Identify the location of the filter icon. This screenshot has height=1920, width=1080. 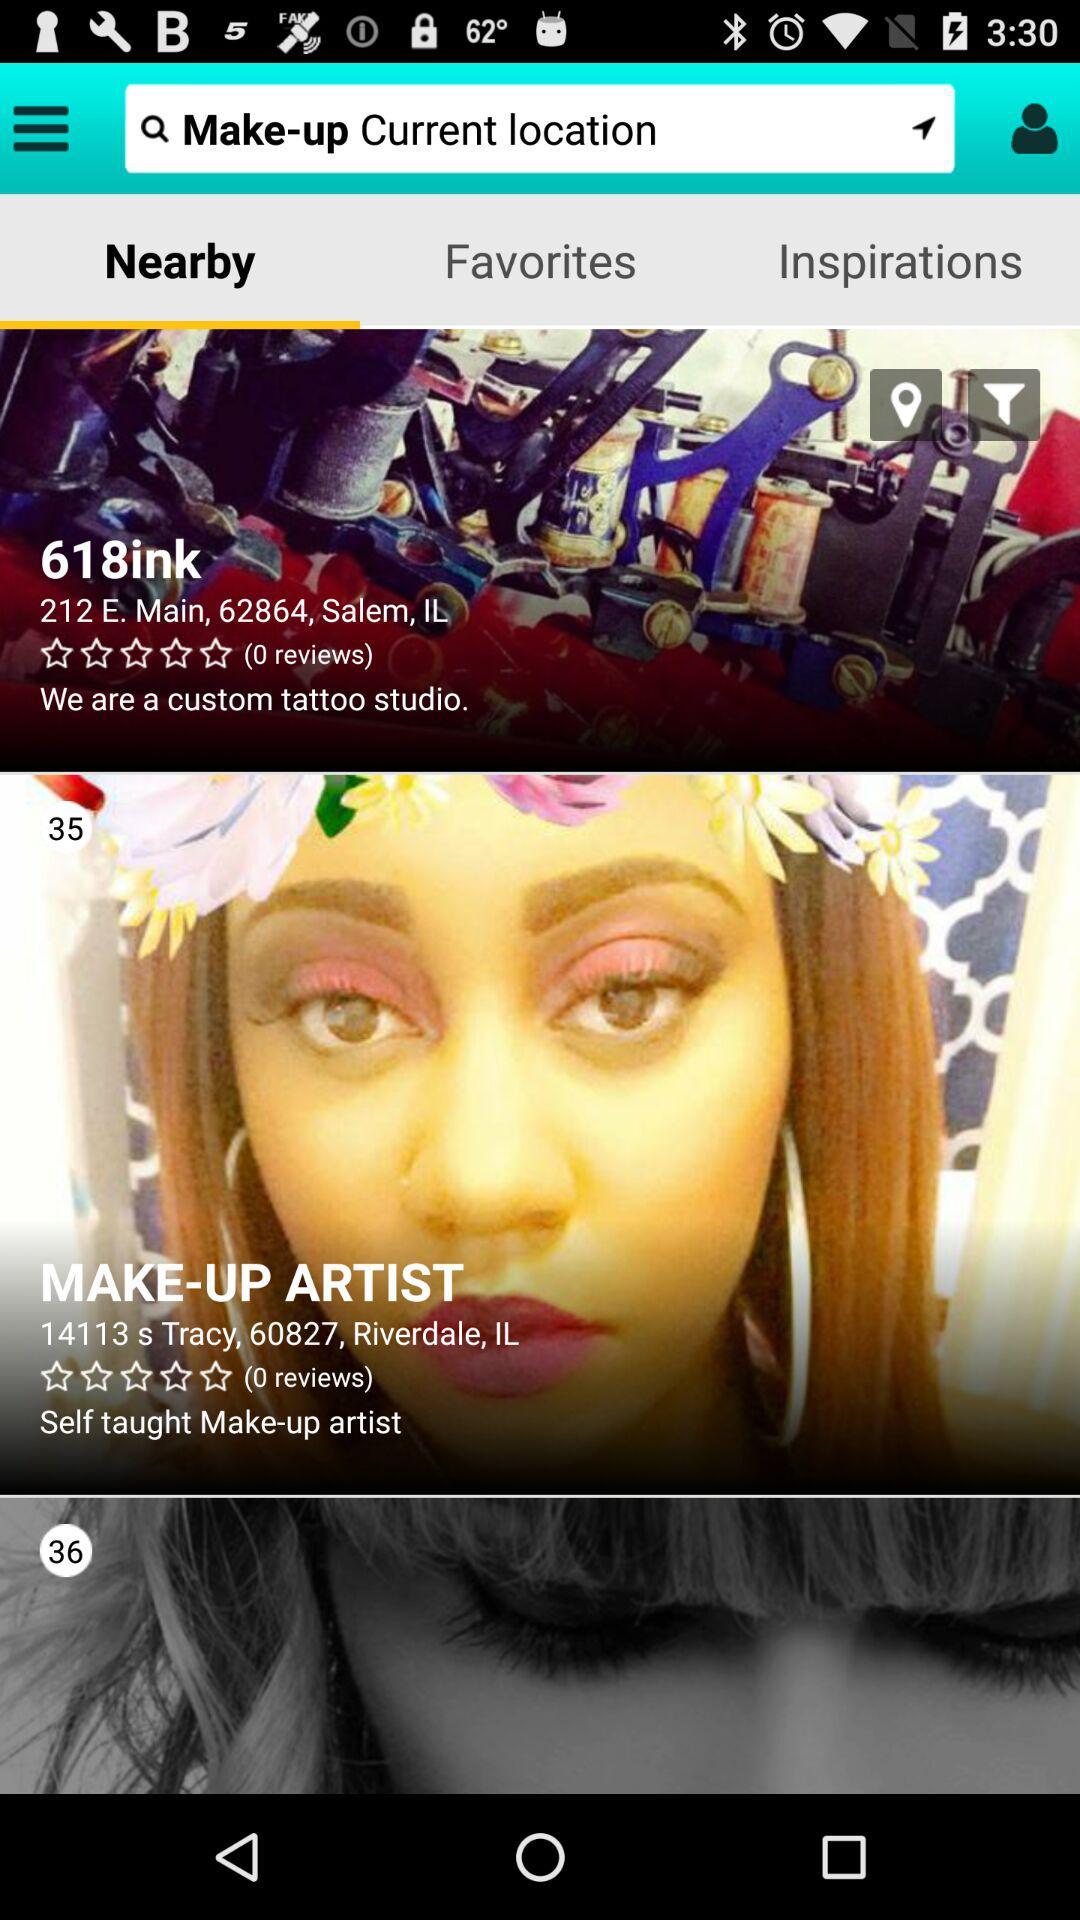
(1004, 432).